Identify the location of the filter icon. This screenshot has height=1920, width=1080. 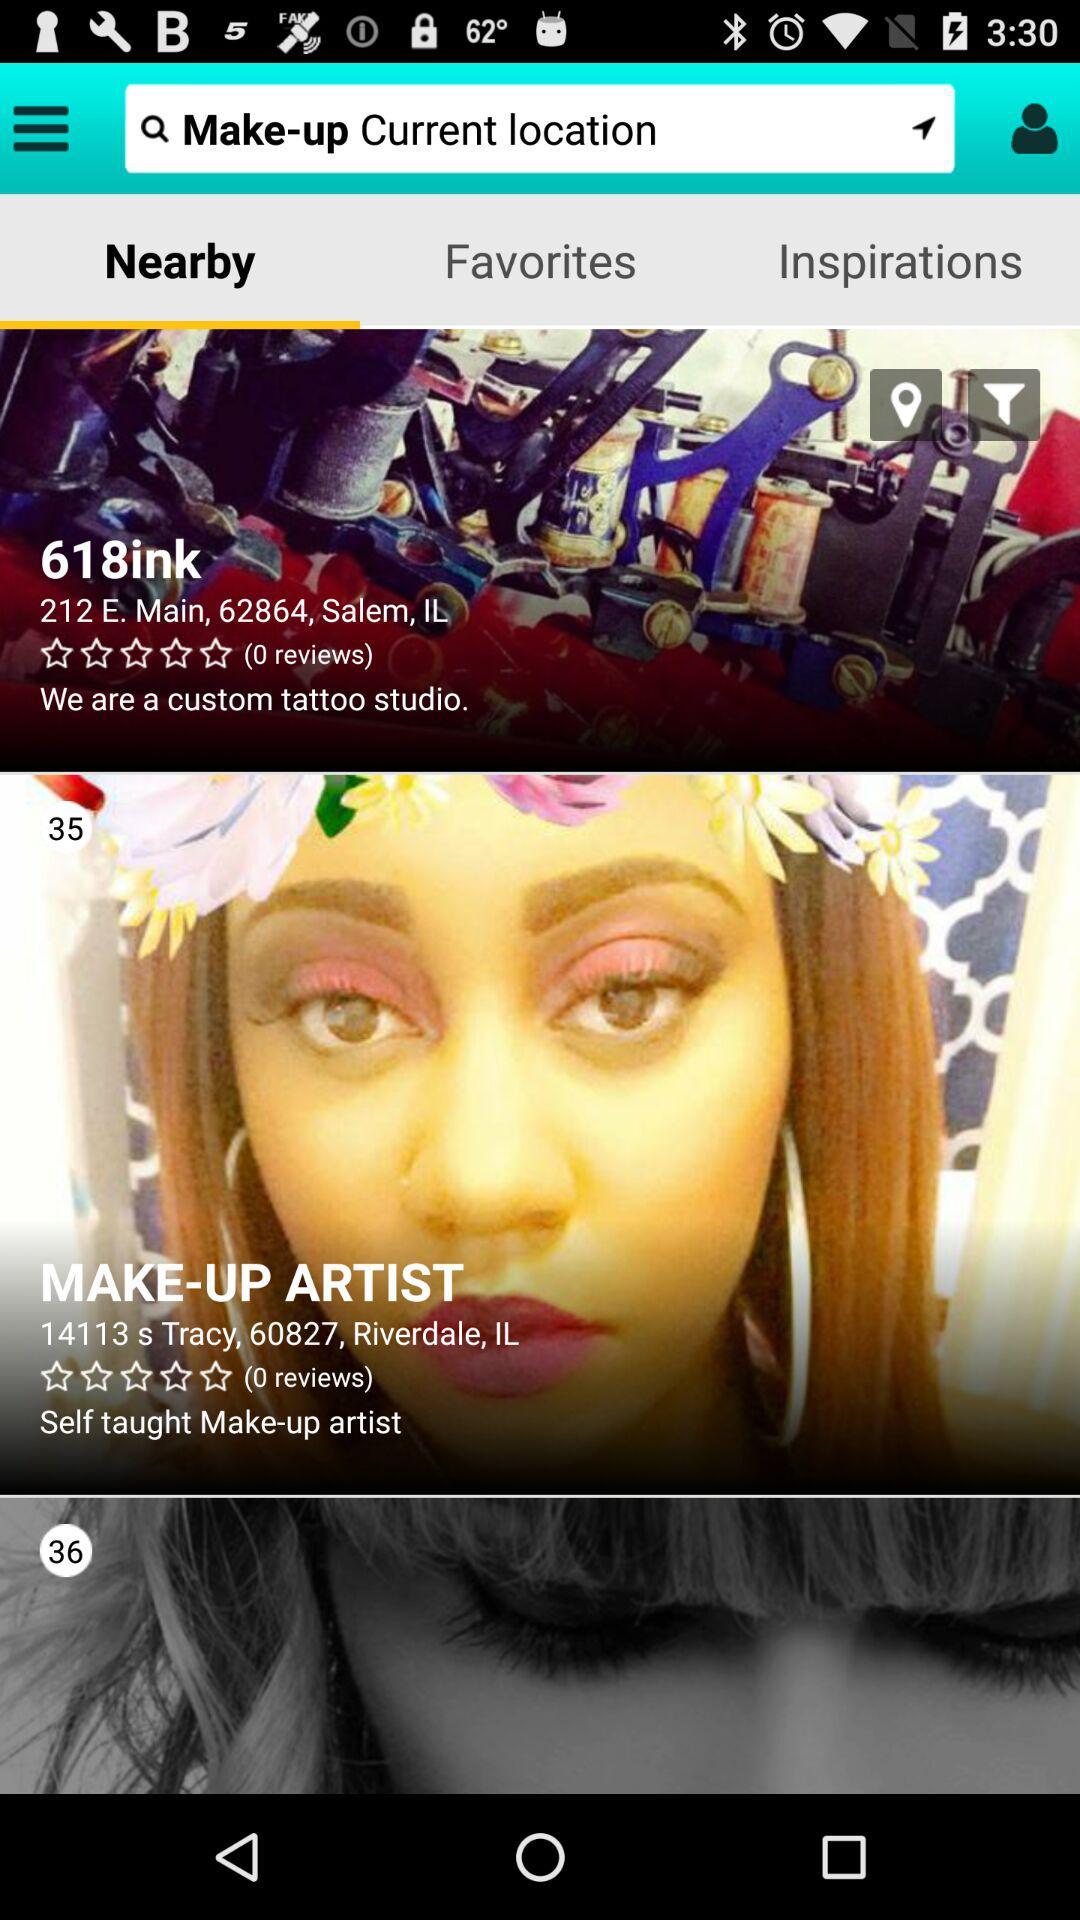
(1004, 432).